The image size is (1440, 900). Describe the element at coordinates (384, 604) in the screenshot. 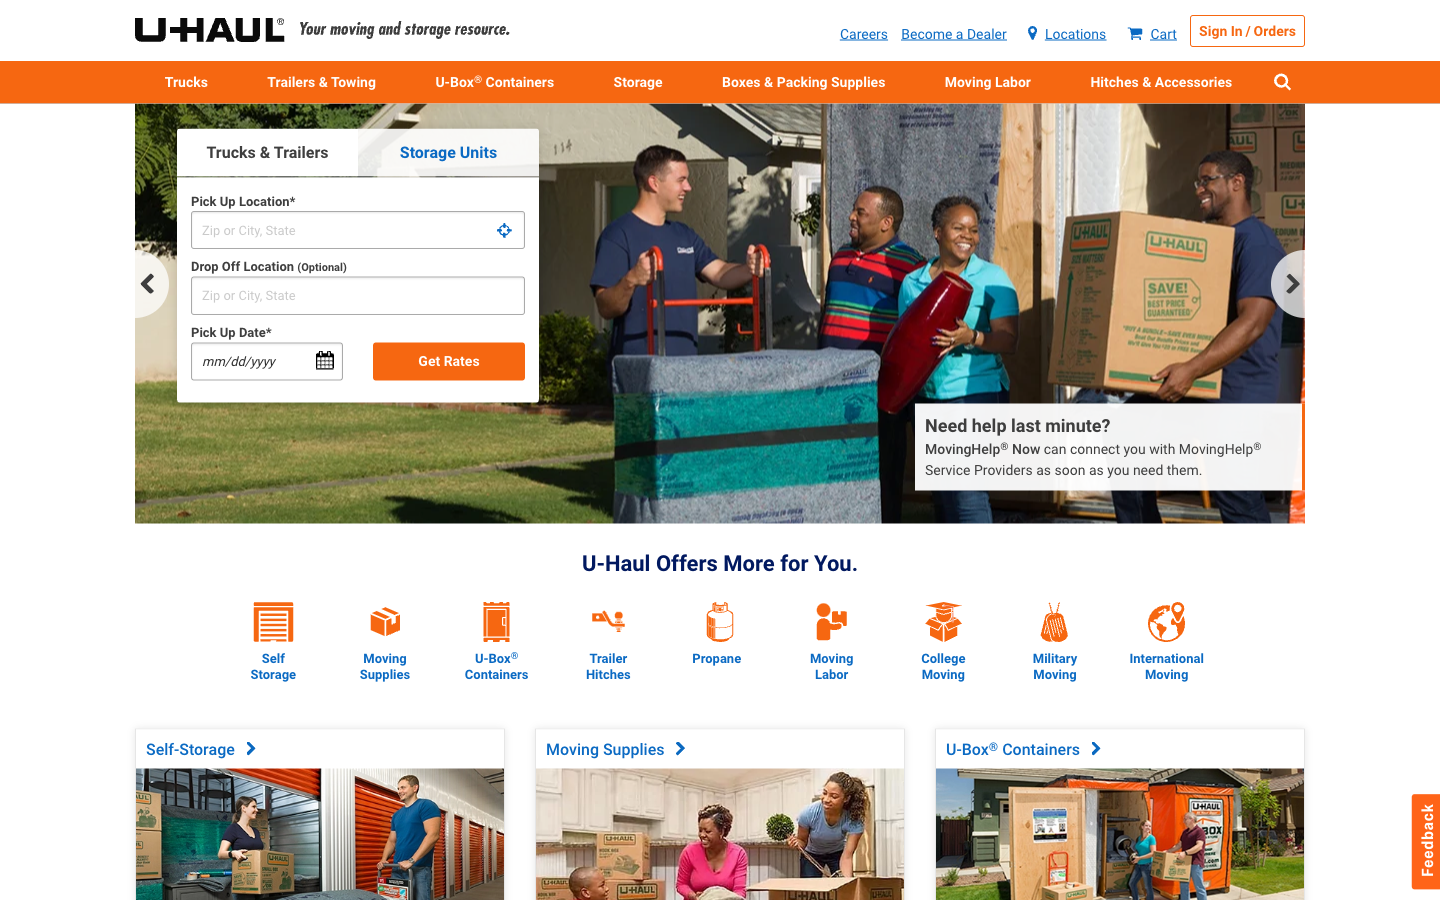

I see `How much do boxes cost?` at that location.